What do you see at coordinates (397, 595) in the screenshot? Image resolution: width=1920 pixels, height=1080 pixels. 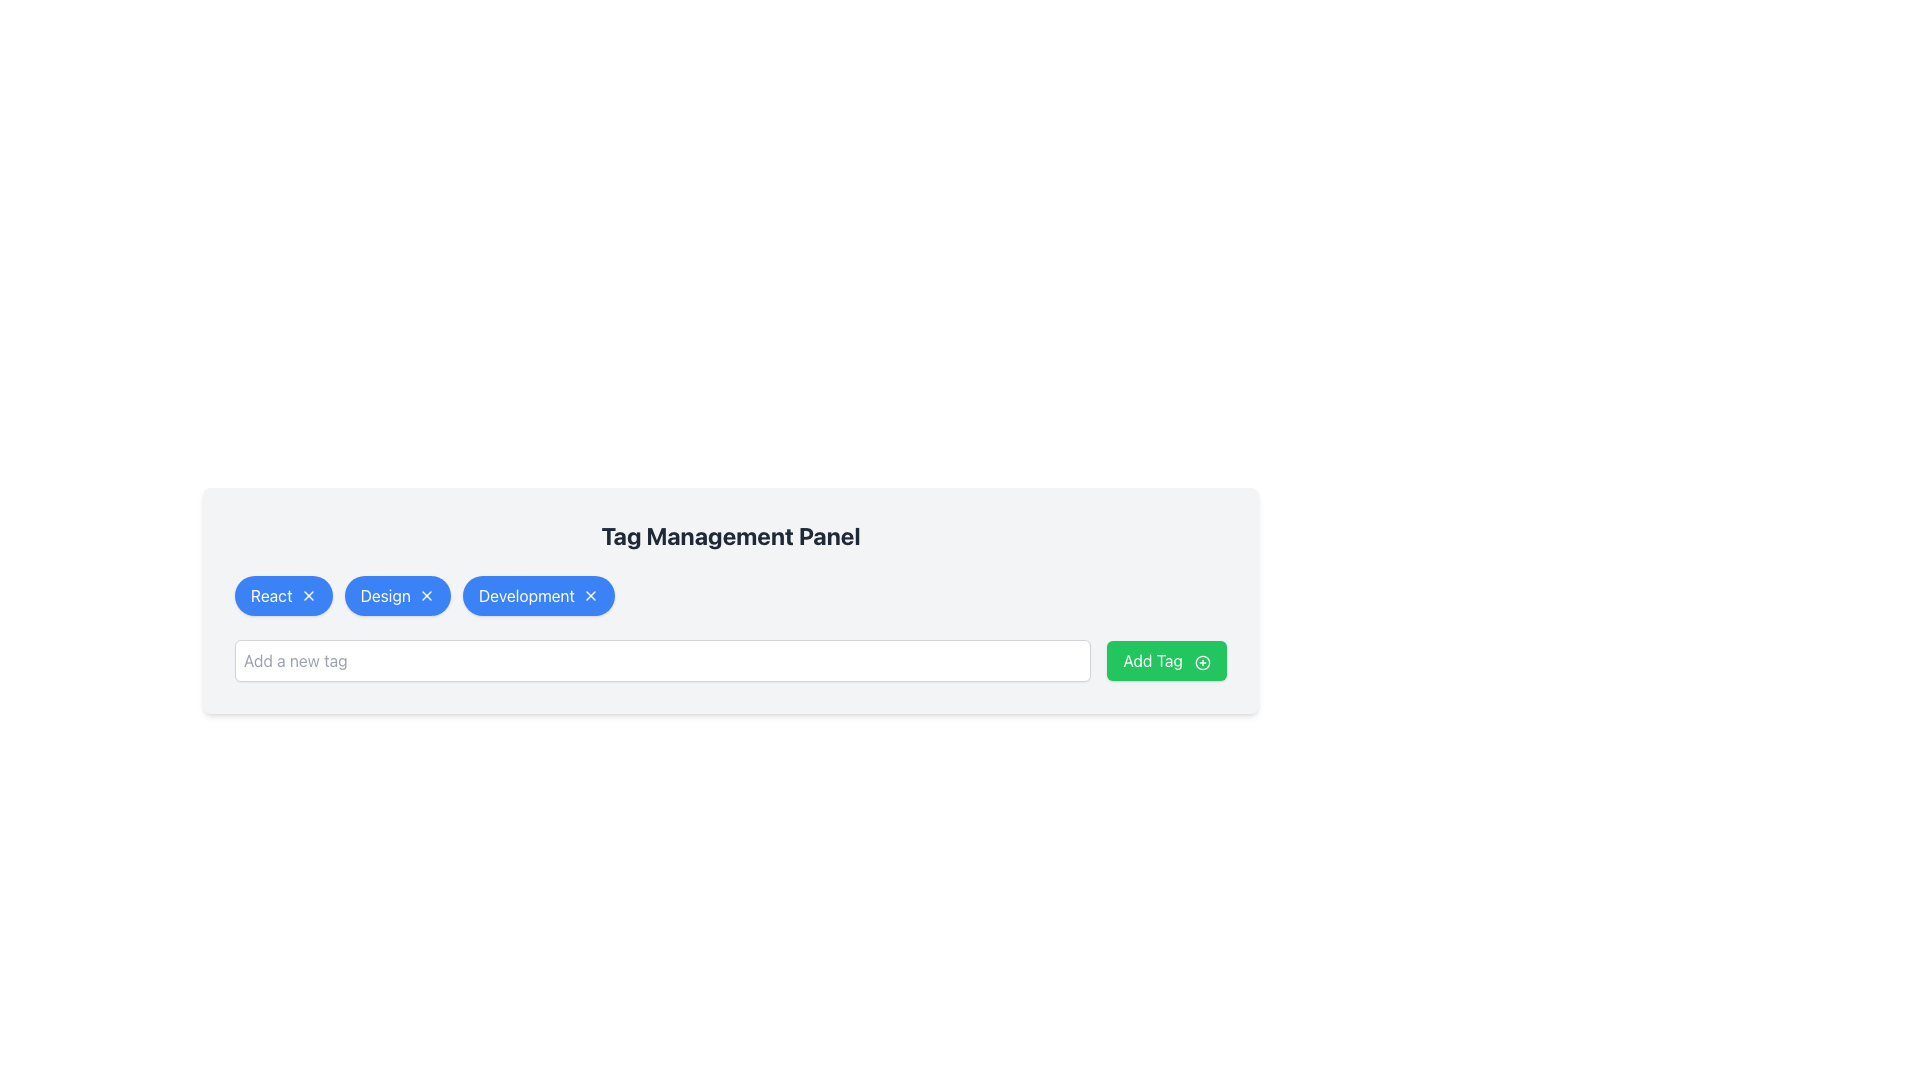 I see `the 'Design' tag element using keyboard for accessibility` at bounding box center [397, 595].